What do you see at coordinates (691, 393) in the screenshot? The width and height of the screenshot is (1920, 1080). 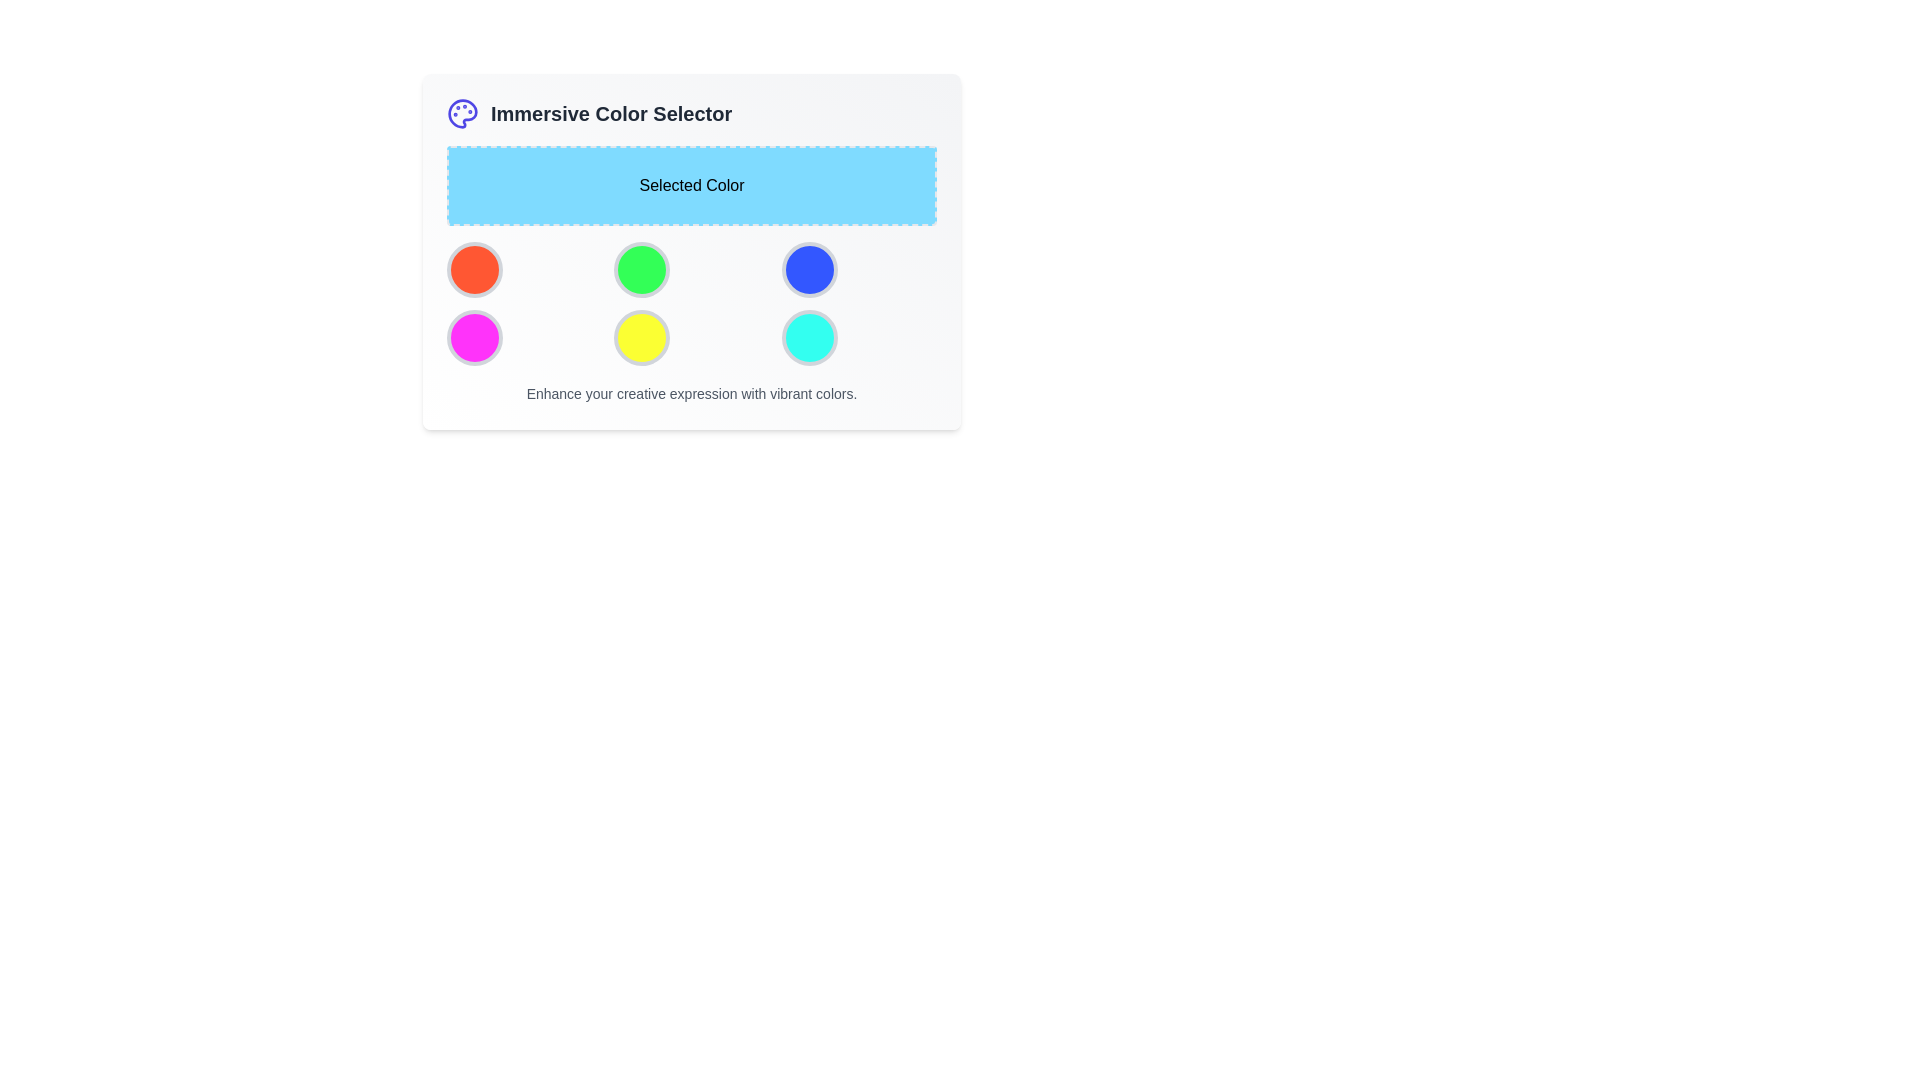 I see `the text label that states 'Enhance your creative expression with vibrant colors.' which is styled in gray and positioned towards the bottom of the interface` at bounding box center [691, 393].